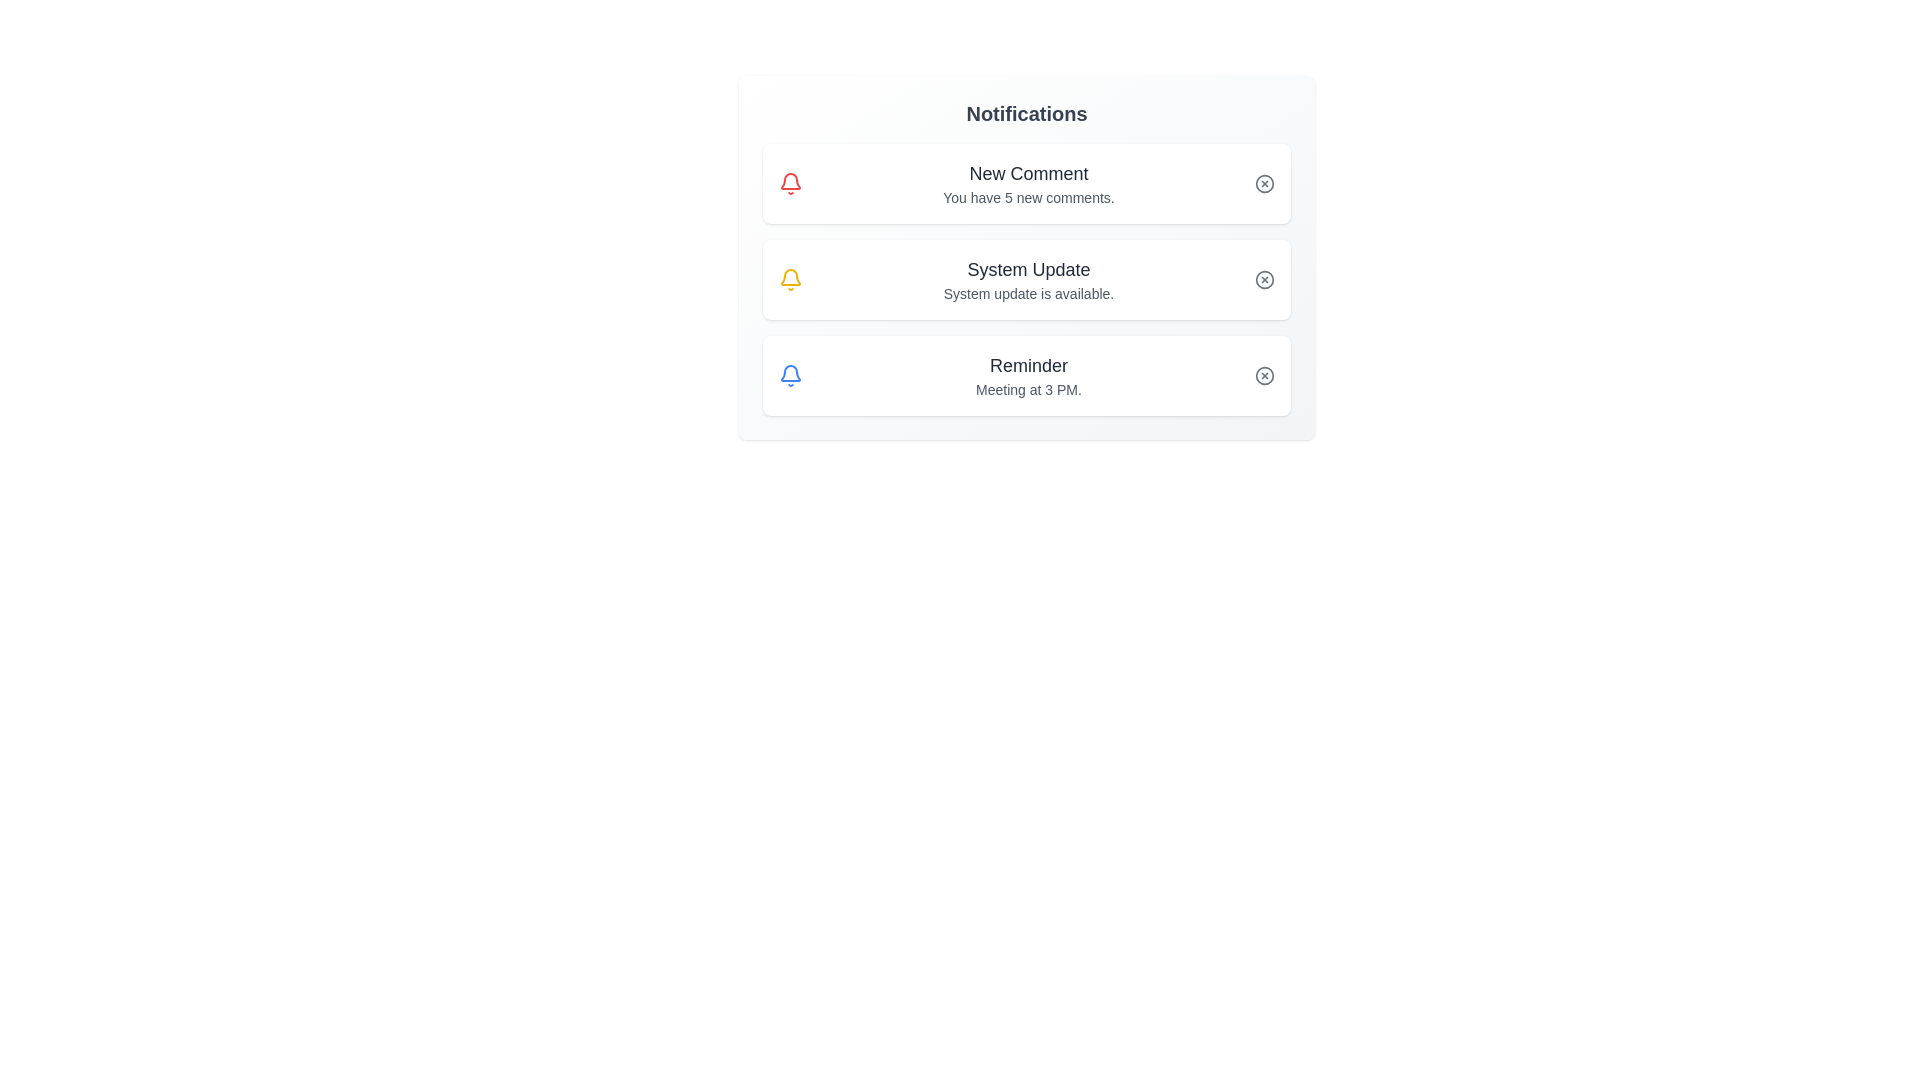 This screenshot has height=1080, width=1920. I want to click on the circular element representing the dismiss action within the SVG graphic of the 'Reminder' notification card in the third row of the notification list, so click(1264, 375).